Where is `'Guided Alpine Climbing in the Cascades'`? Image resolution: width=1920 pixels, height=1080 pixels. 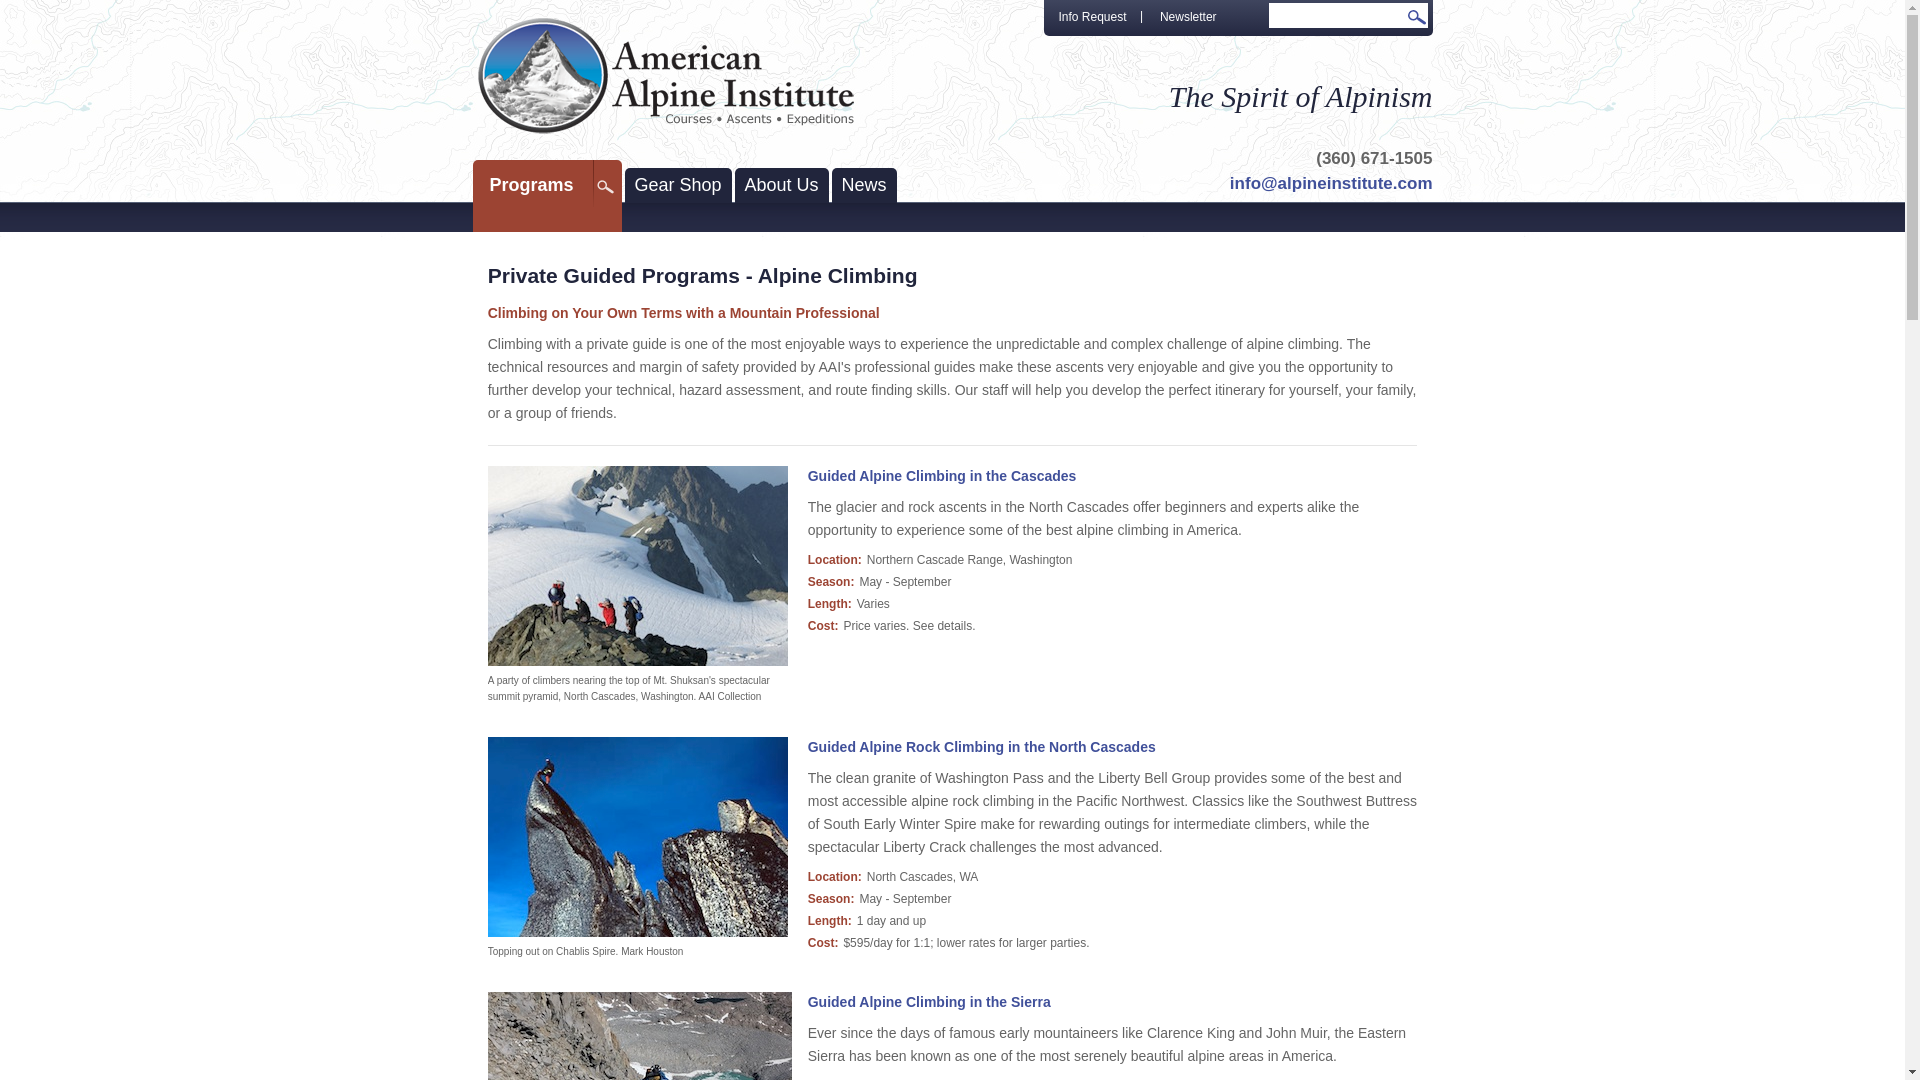
'Guided Alpine Climbing in the Cascades' is located at coordinates (637, 566).